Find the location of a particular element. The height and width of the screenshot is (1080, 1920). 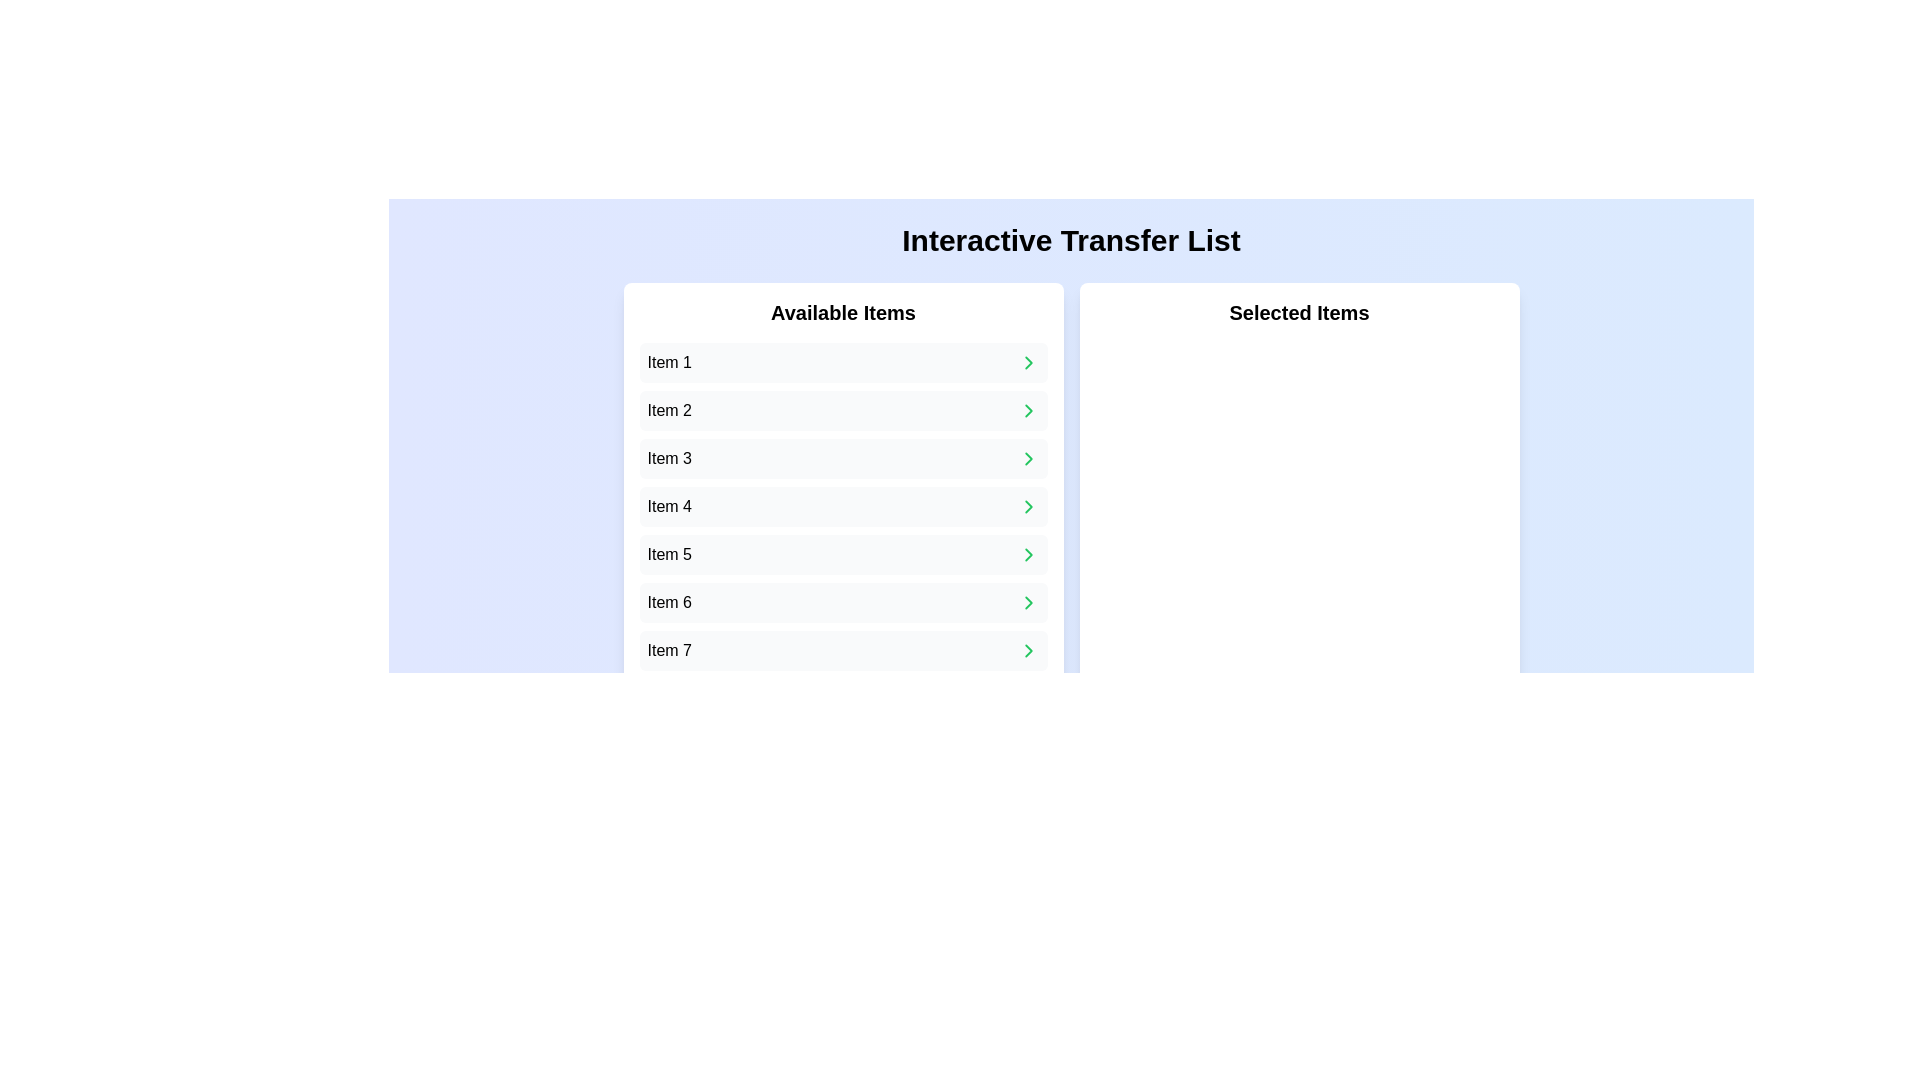

the text label displaying 'Item 1', which identifies the first item in the 'Available Items' list is located at coordinates (669, 362).